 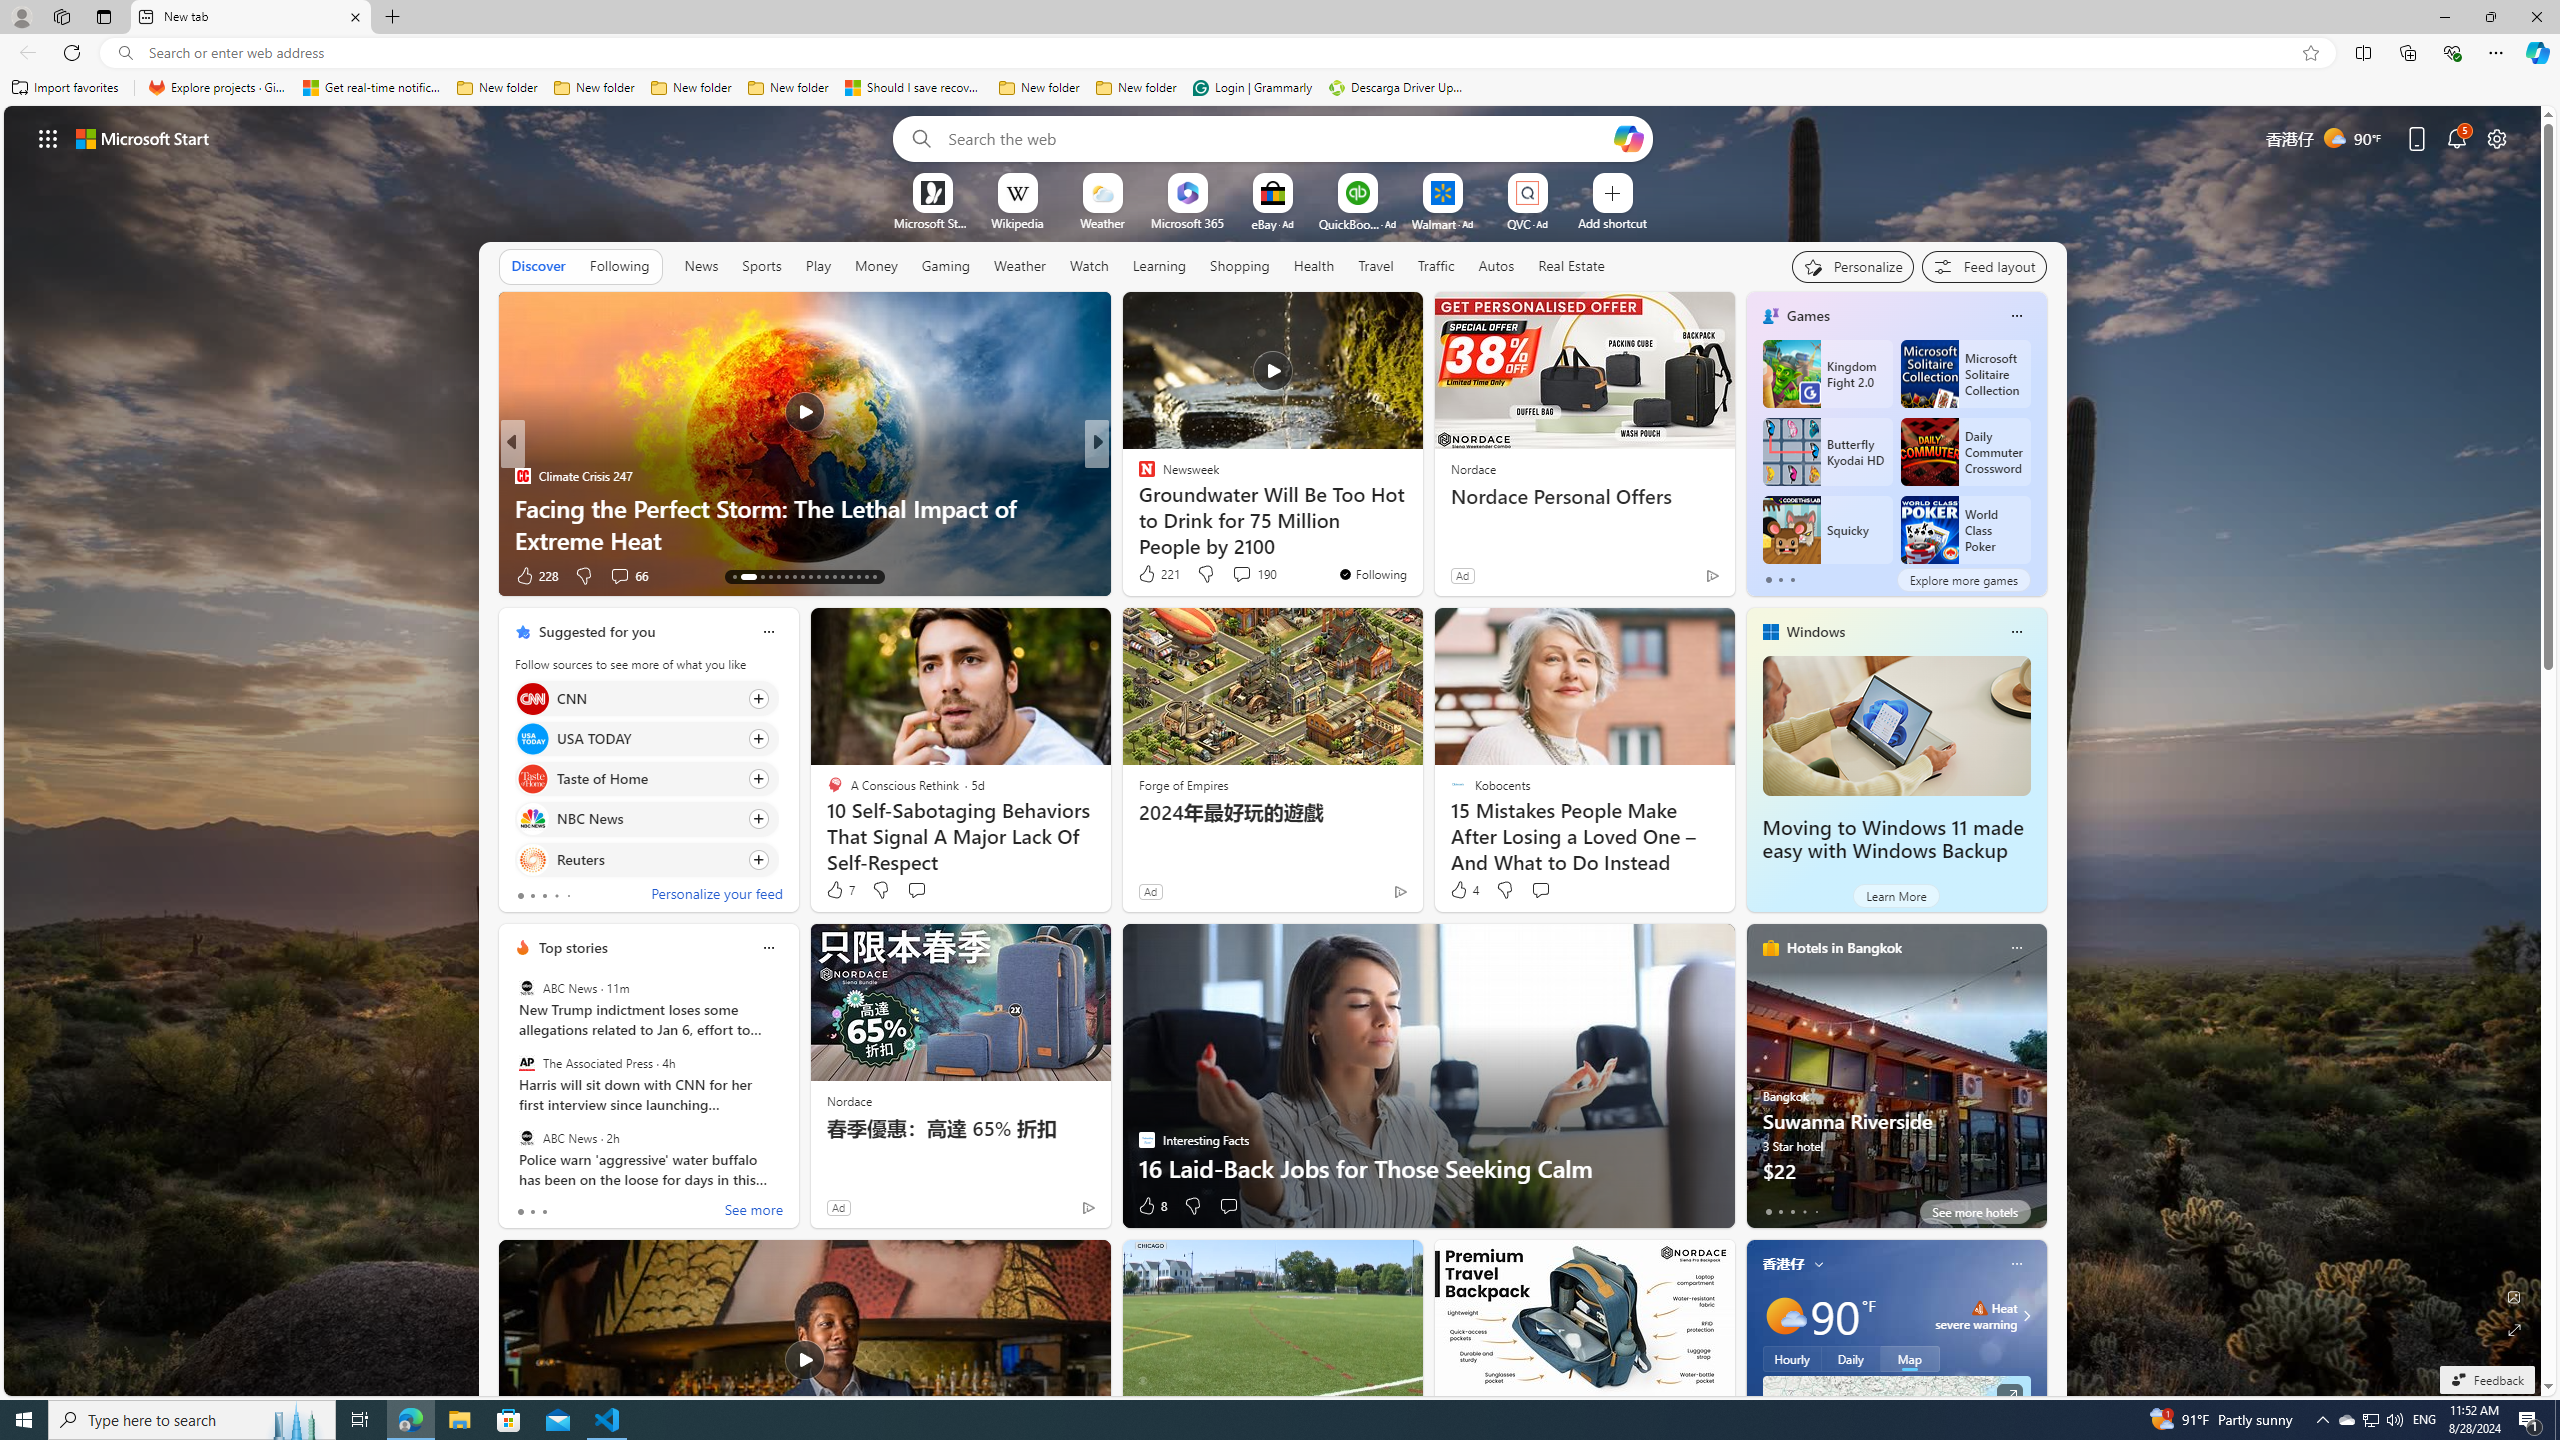 I want to click on 'Should I save recovered Word documents? - Microsoft Support', so click(x=913, y=87).